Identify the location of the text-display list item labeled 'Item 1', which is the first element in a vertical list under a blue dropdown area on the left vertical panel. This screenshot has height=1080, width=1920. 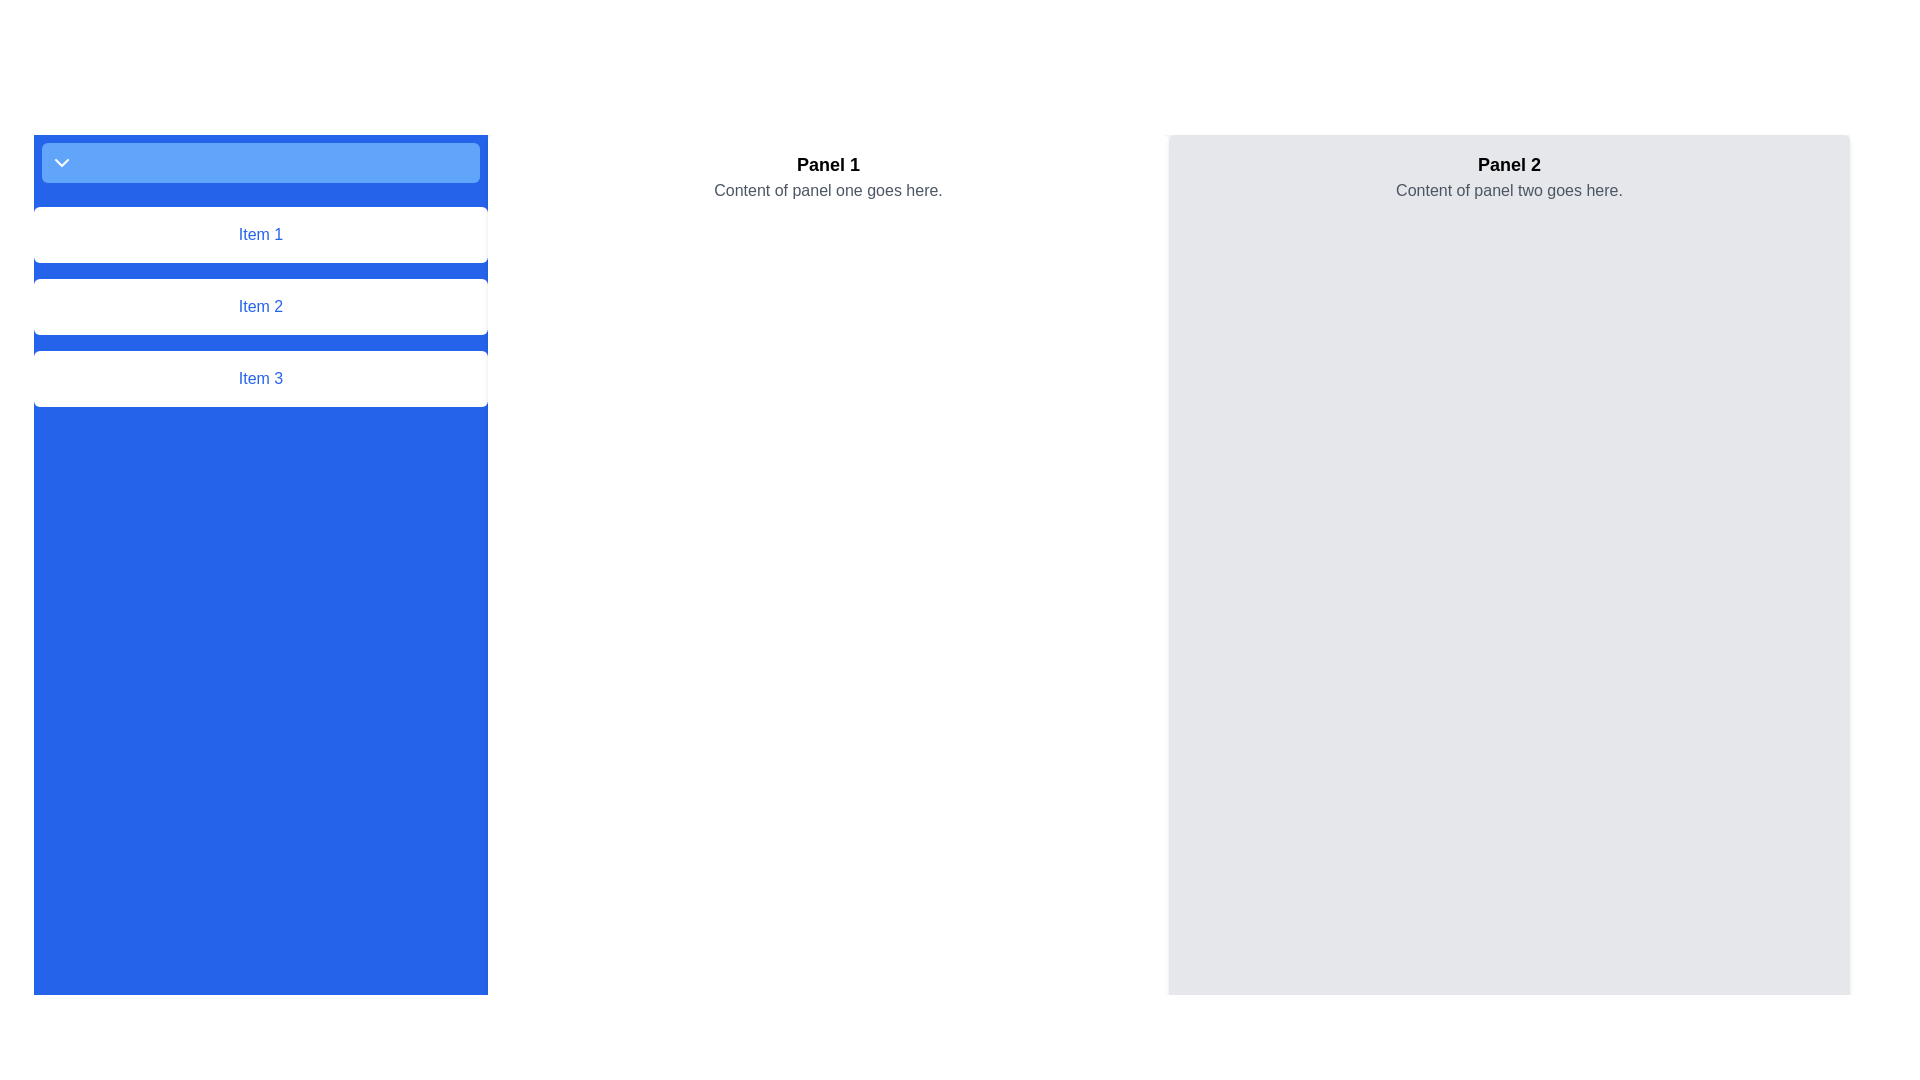
(259, 234).